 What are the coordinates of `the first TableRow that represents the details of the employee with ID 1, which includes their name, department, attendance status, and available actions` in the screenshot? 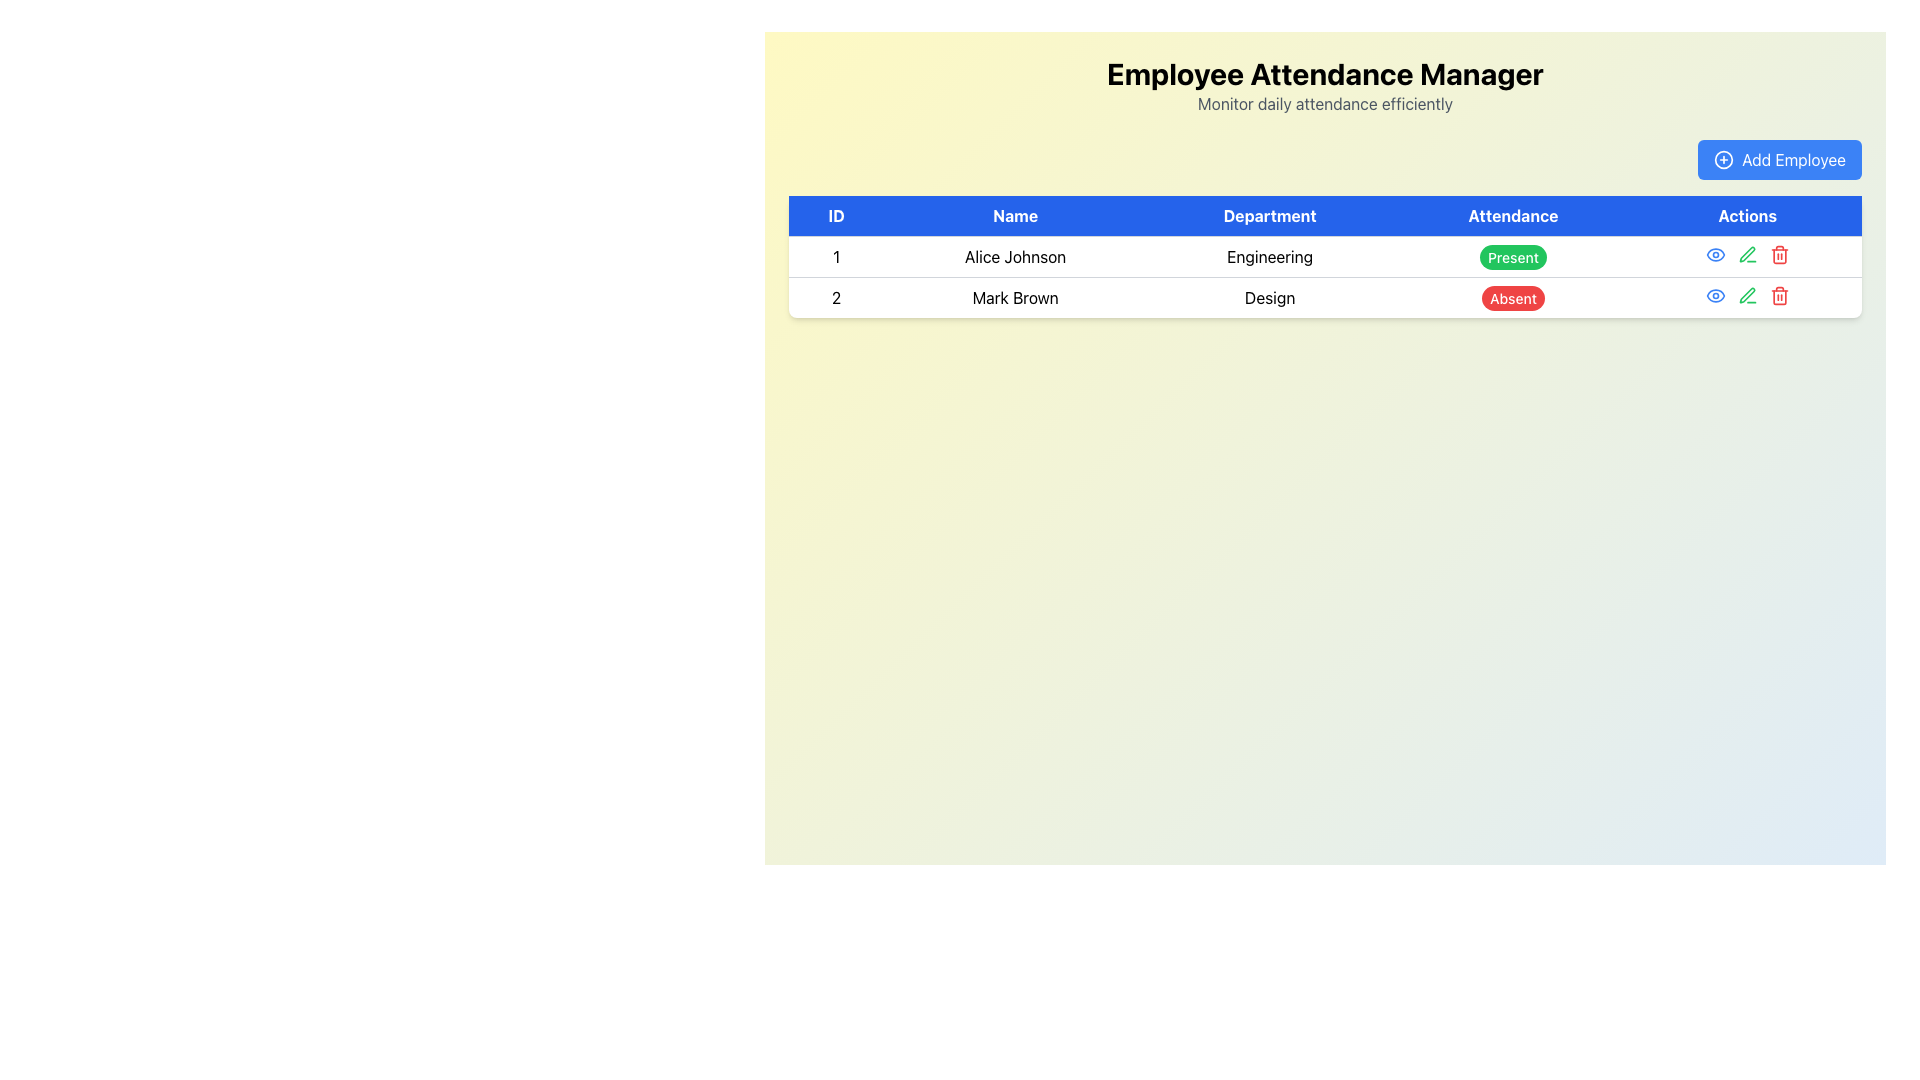 It's located at (1325, 256).